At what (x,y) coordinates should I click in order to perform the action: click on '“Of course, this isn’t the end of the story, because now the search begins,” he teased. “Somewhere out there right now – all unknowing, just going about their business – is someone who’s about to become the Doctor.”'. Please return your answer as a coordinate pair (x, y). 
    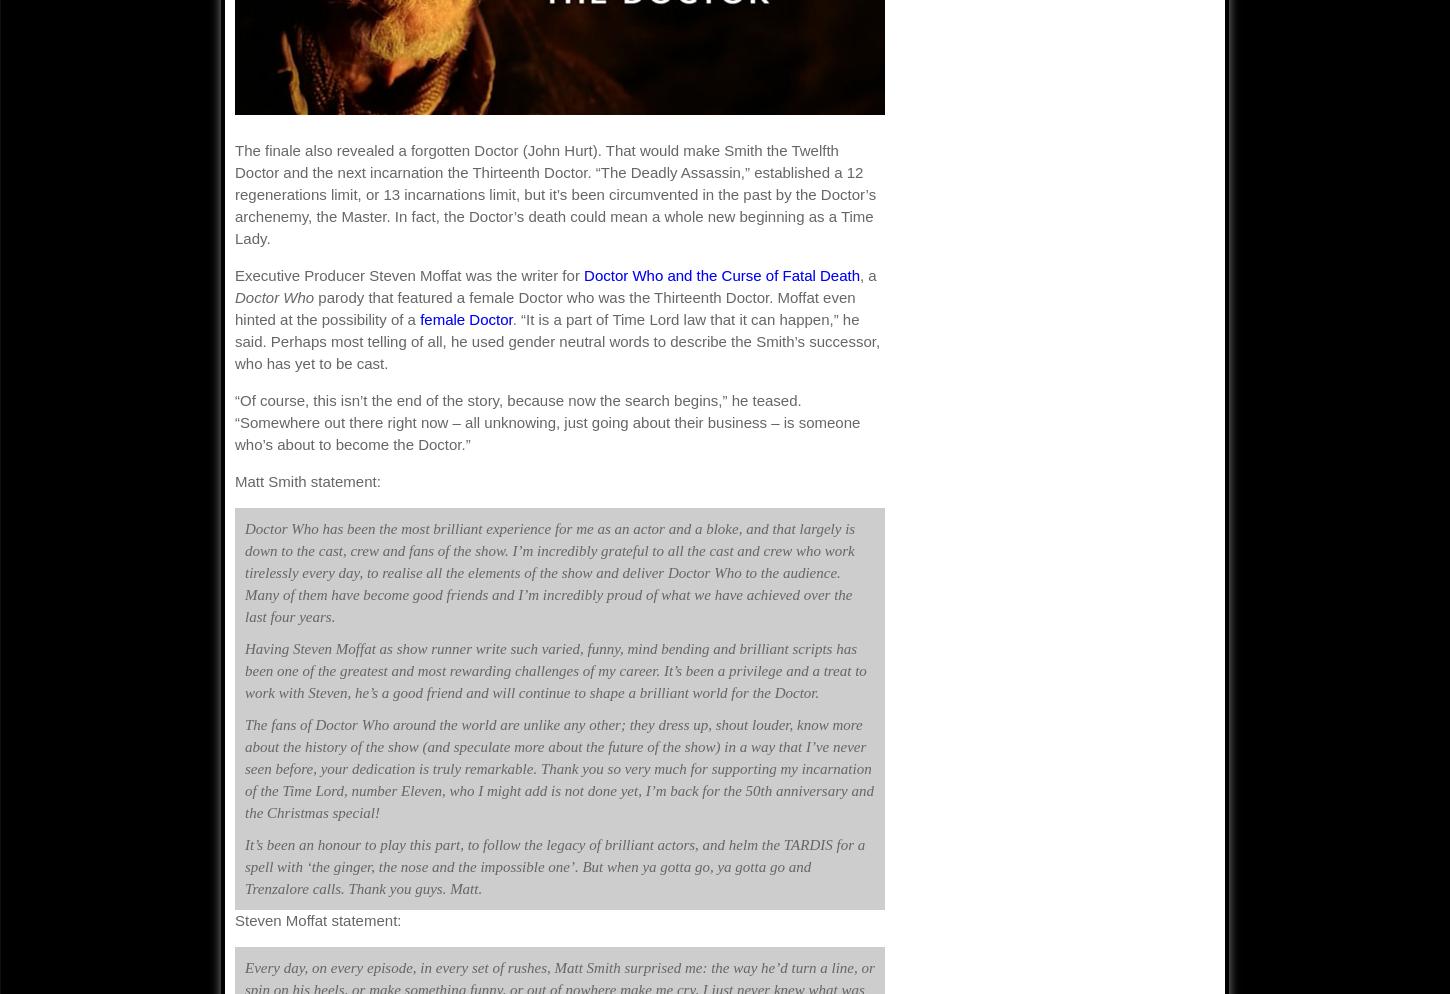
    Looking at the image, I should click on (547, 421).